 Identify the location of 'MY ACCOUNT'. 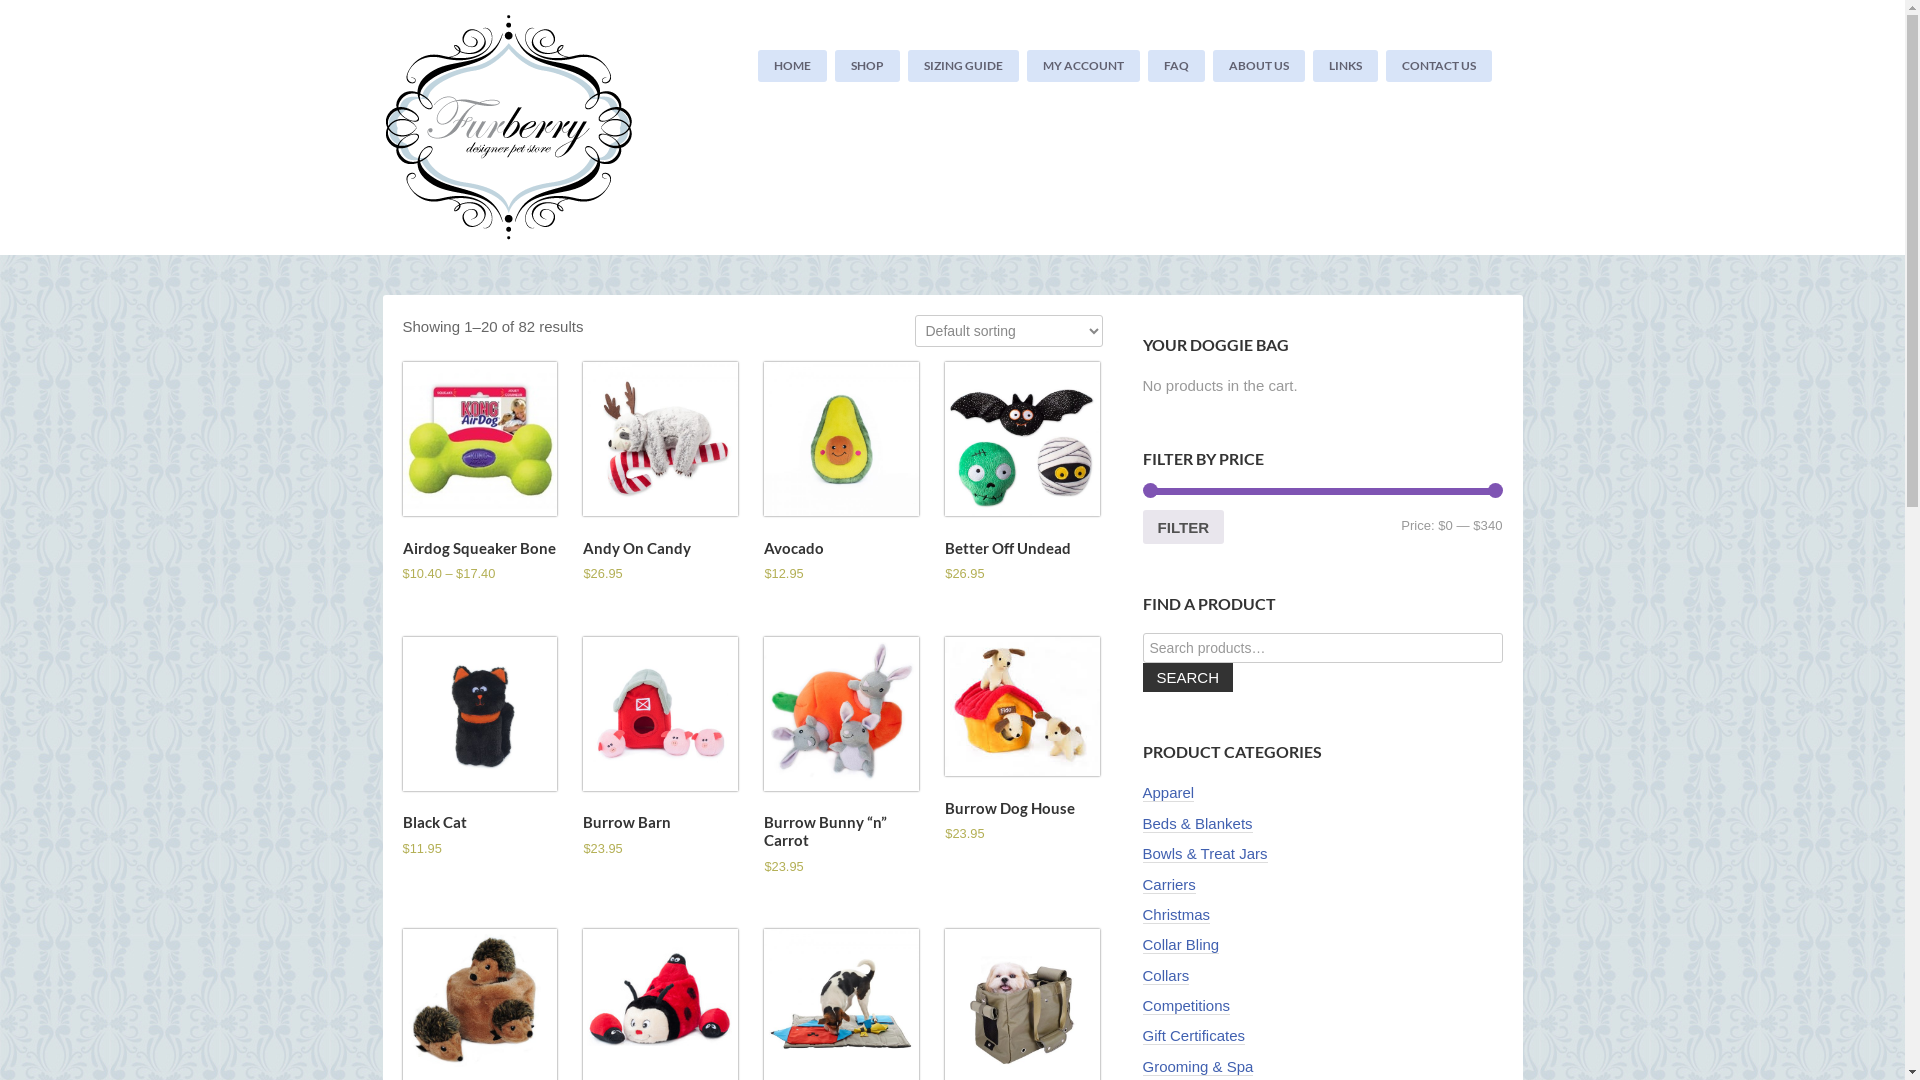
(1082, 64).